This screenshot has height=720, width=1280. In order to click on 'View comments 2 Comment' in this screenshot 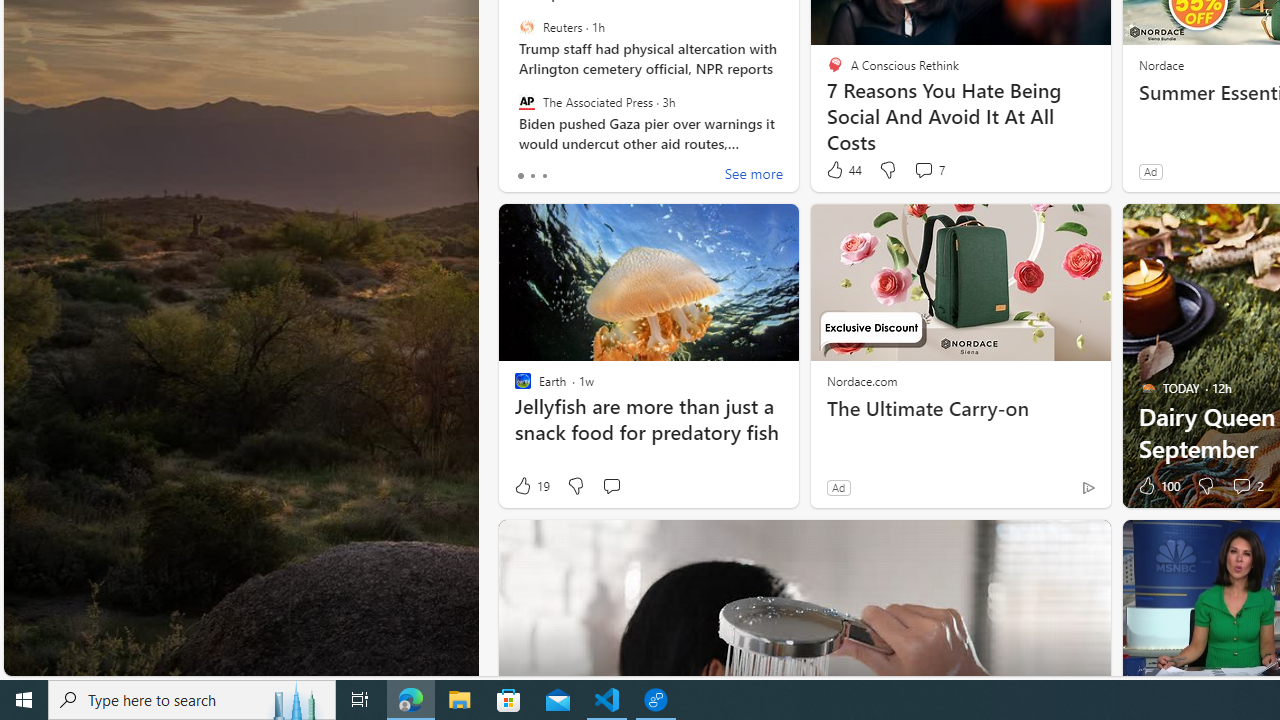, I will do `click(1246, 486)`.